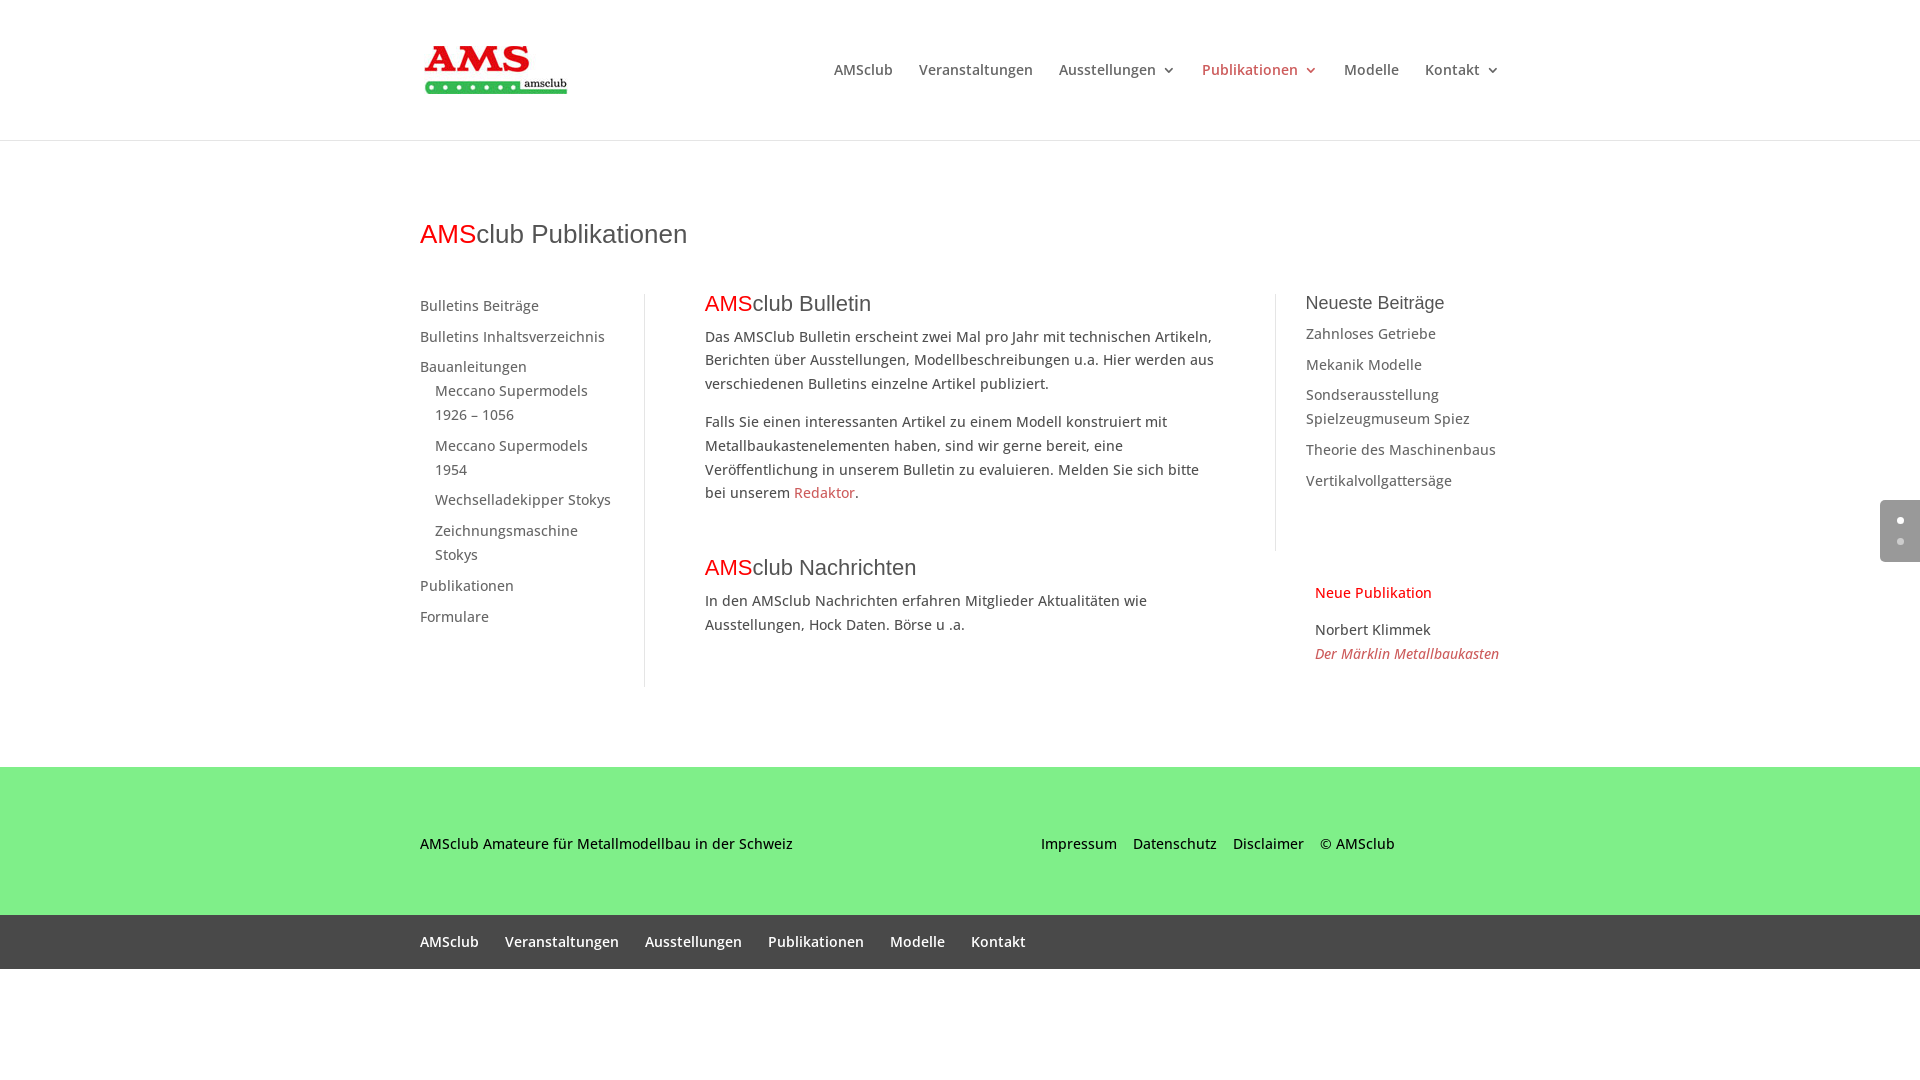 The width and height of the screenshot is (1920, 1080). I want to click on 'Kontakt', so click(1462, 101).